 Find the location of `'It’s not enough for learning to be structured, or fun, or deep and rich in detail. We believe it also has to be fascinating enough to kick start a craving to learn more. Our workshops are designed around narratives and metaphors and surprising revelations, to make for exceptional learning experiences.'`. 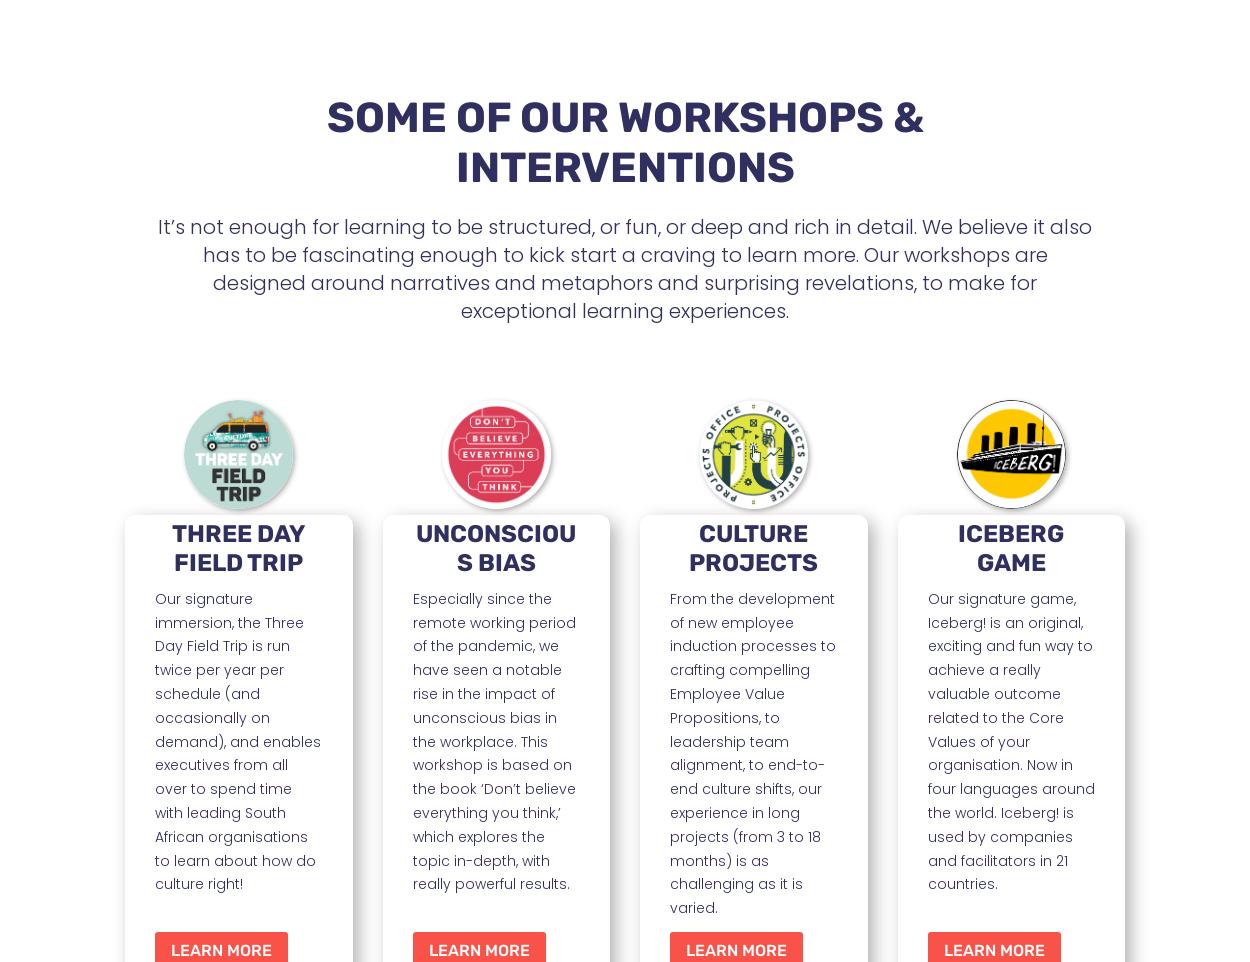

'It’s not enough for learning to be structured, or fun, or deep and rich in detail. We believe it also has to be fascinating enough to kick start a craving to learn more. Our workshops are designed around narratives and metaphors and surprising revelations, to make for exceptional learning experiences.' is located at coordinates (625, 268).